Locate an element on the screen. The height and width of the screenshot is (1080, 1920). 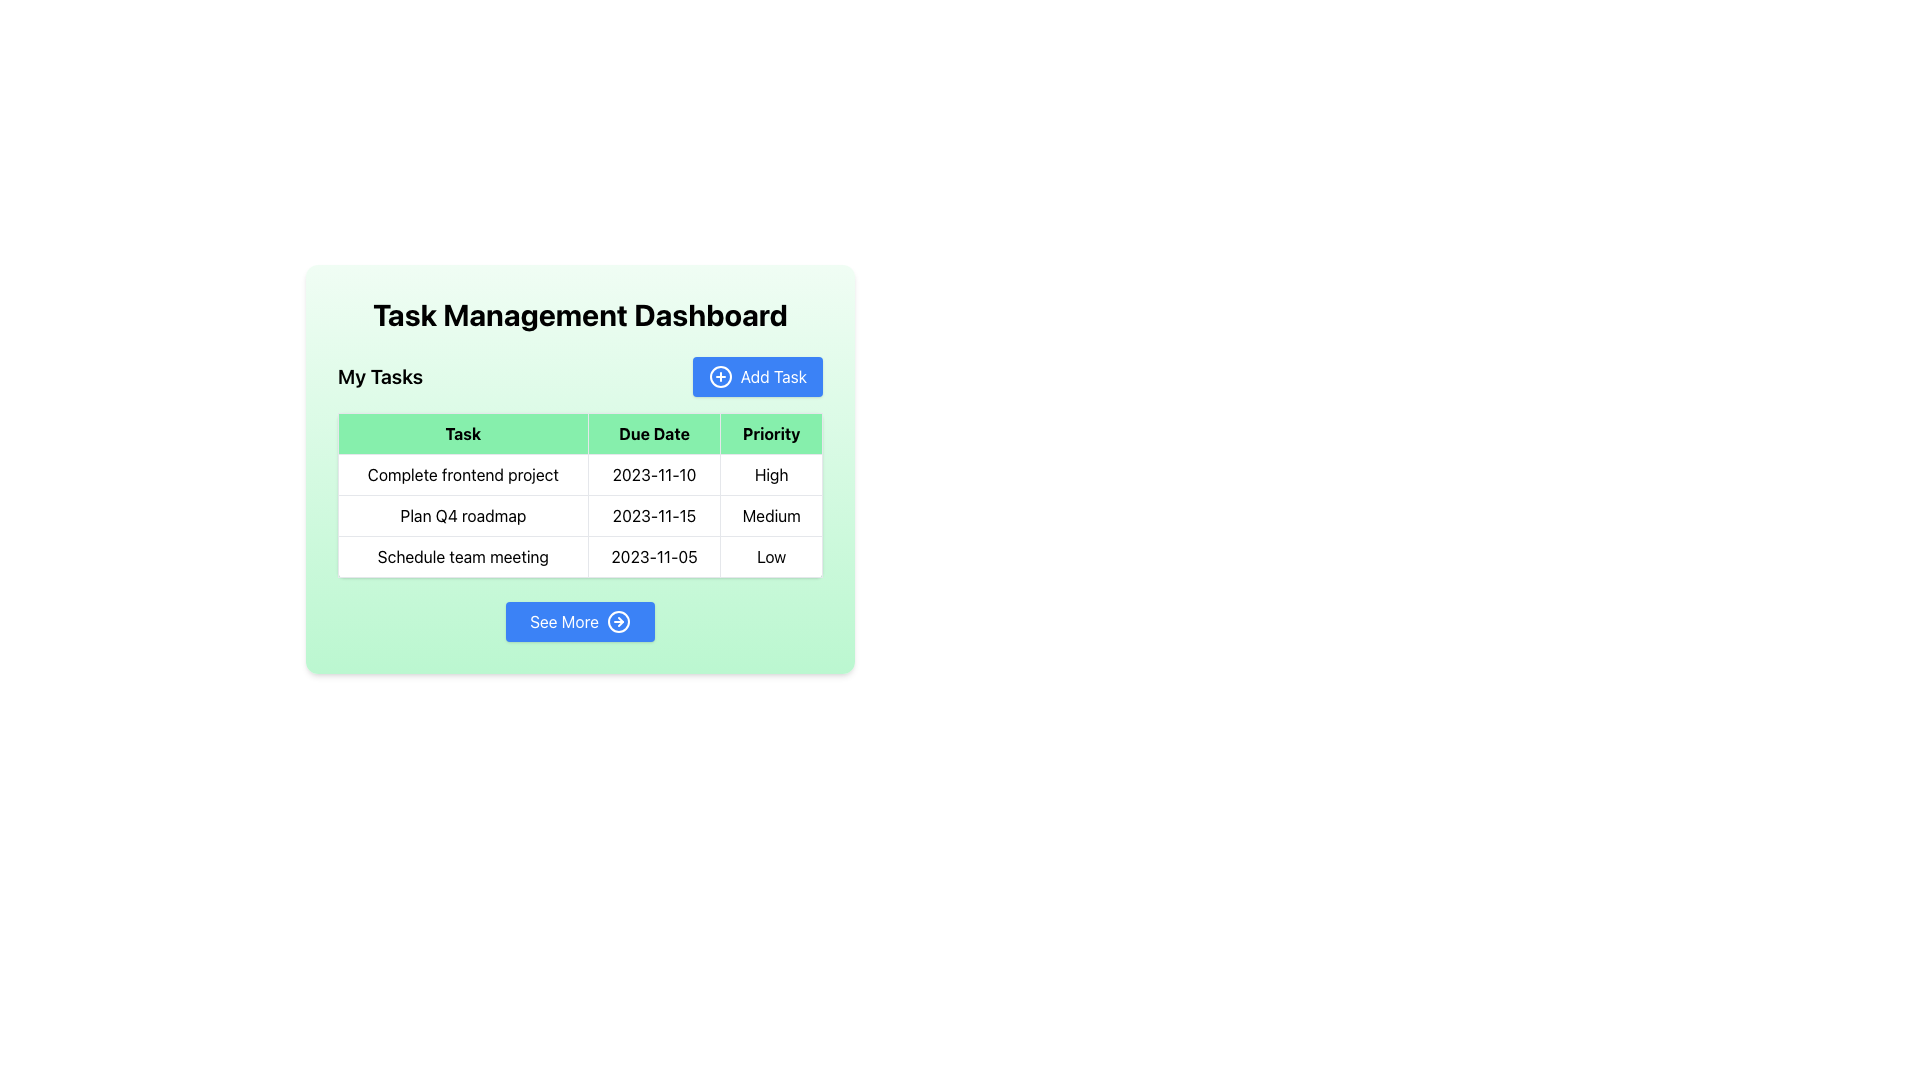
the third row in the task management table, which contains details such as task name, due date, and priority, located between the 'Plan Q4 roadmap' row and the 'See More' button is located at coordinates (579, 556).